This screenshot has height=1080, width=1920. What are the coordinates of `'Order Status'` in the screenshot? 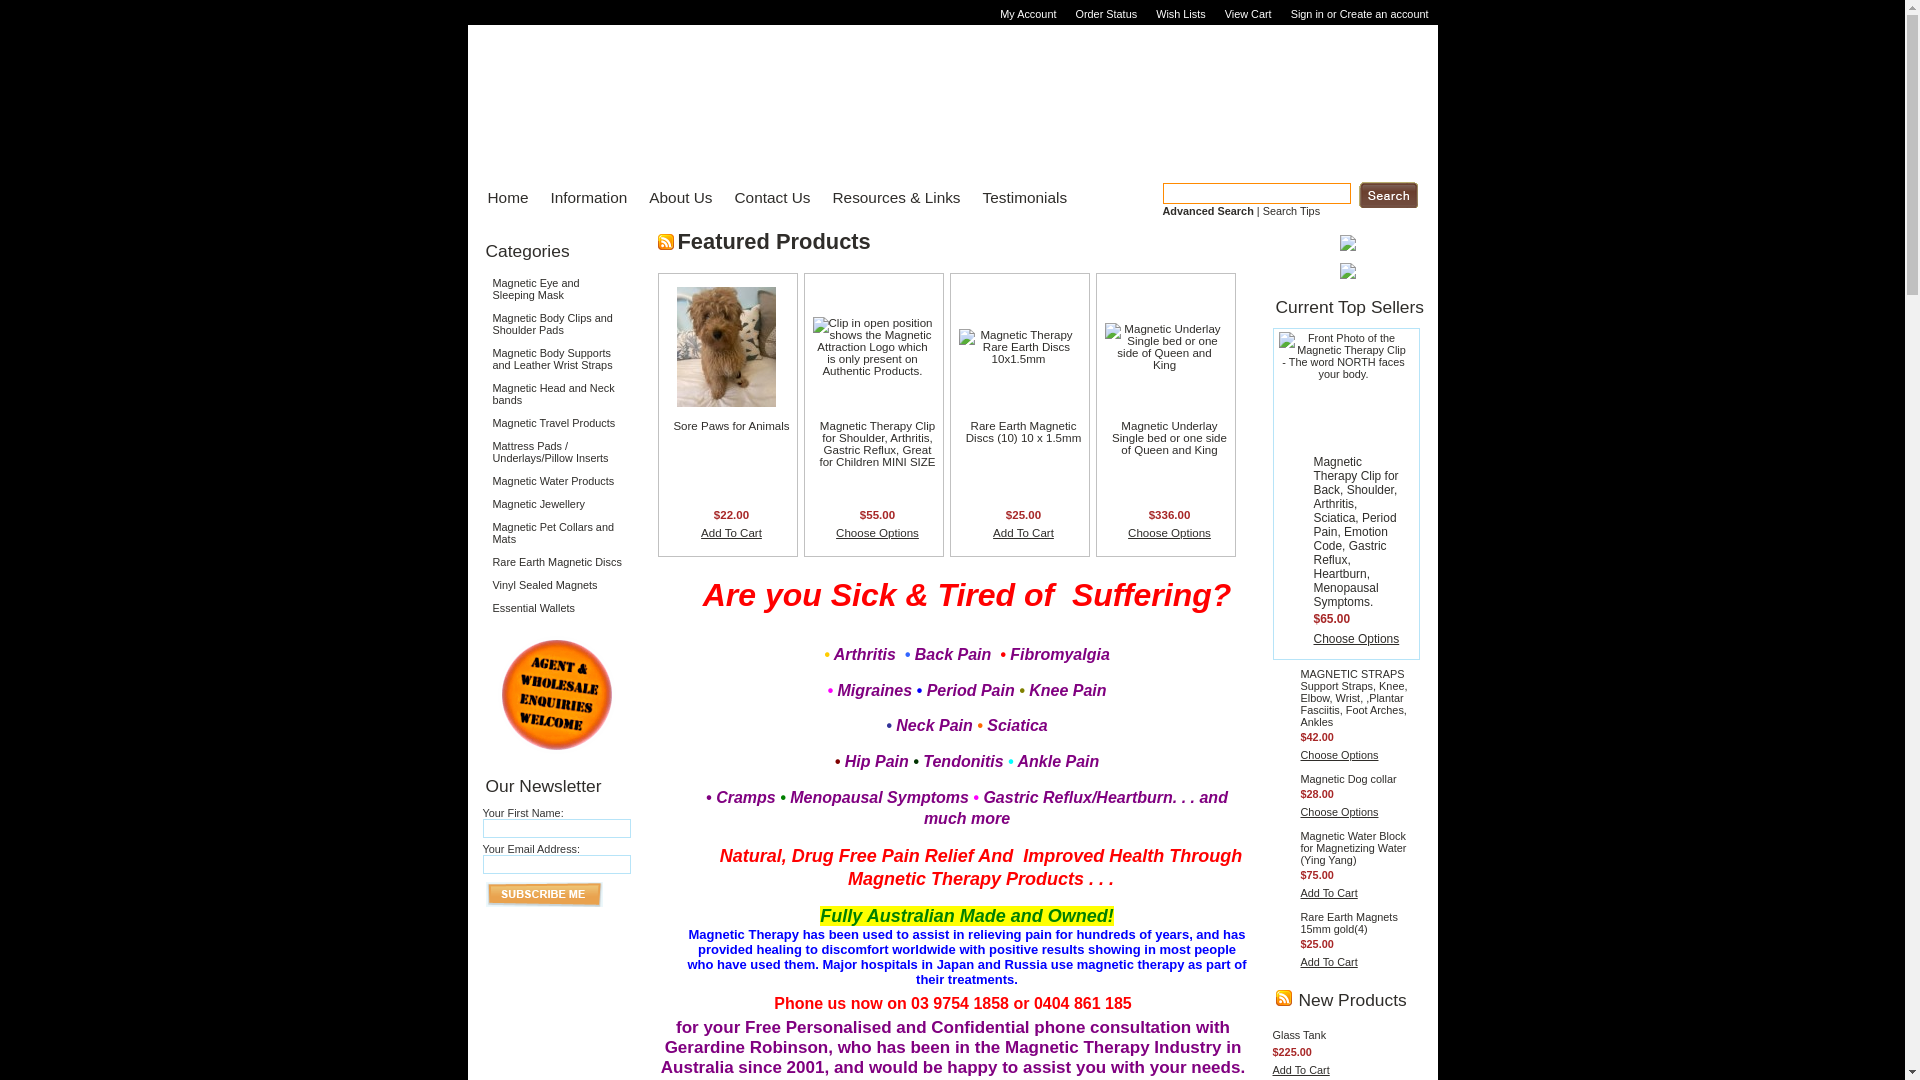 It's located at (1107, 14).